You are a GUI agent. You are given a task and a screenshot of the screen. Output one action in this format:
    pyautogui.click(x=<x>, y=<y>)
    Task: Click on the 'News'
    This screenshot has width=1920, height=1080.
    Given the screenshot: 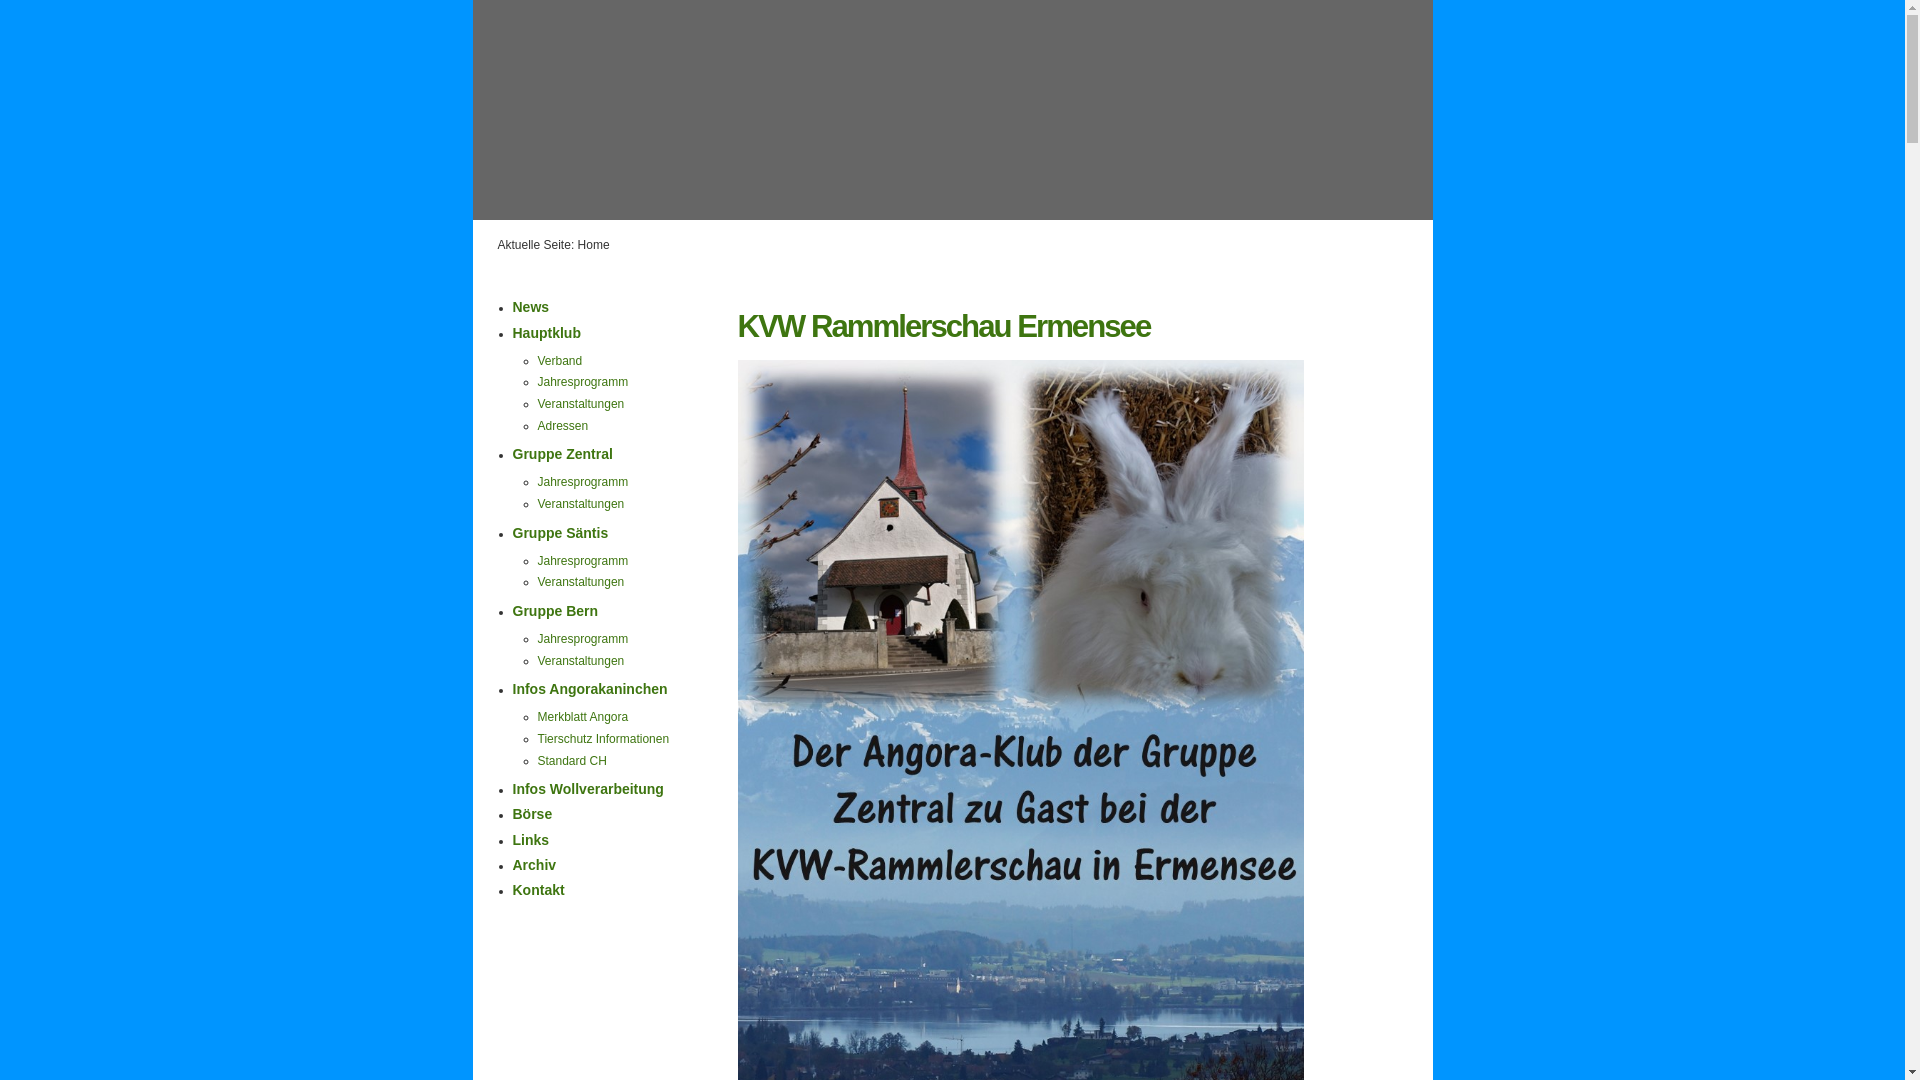 What is the action you would take?
    pyautogui.click(x=530, y=307)
    